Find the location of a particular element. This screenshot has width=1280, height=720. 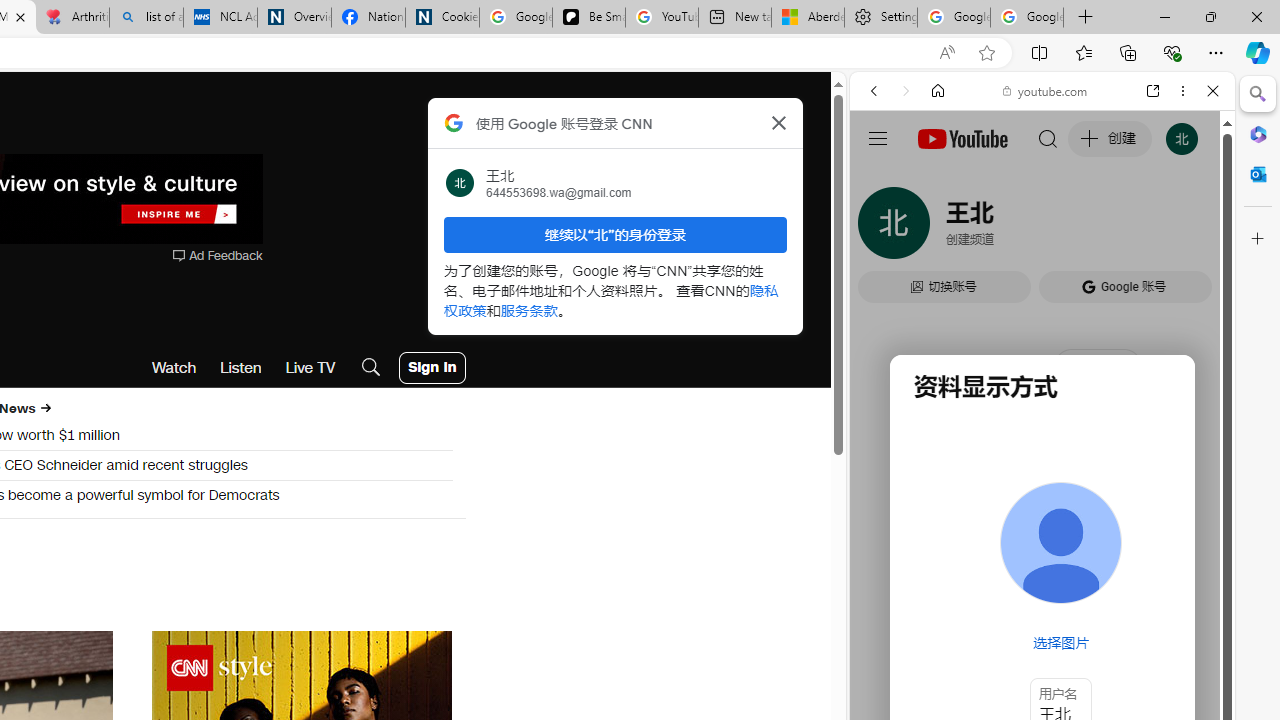

'Aberdeen, Hong Kong SAR hourly forecast | Microsoft Weather' is located at coordinates (807, 17).